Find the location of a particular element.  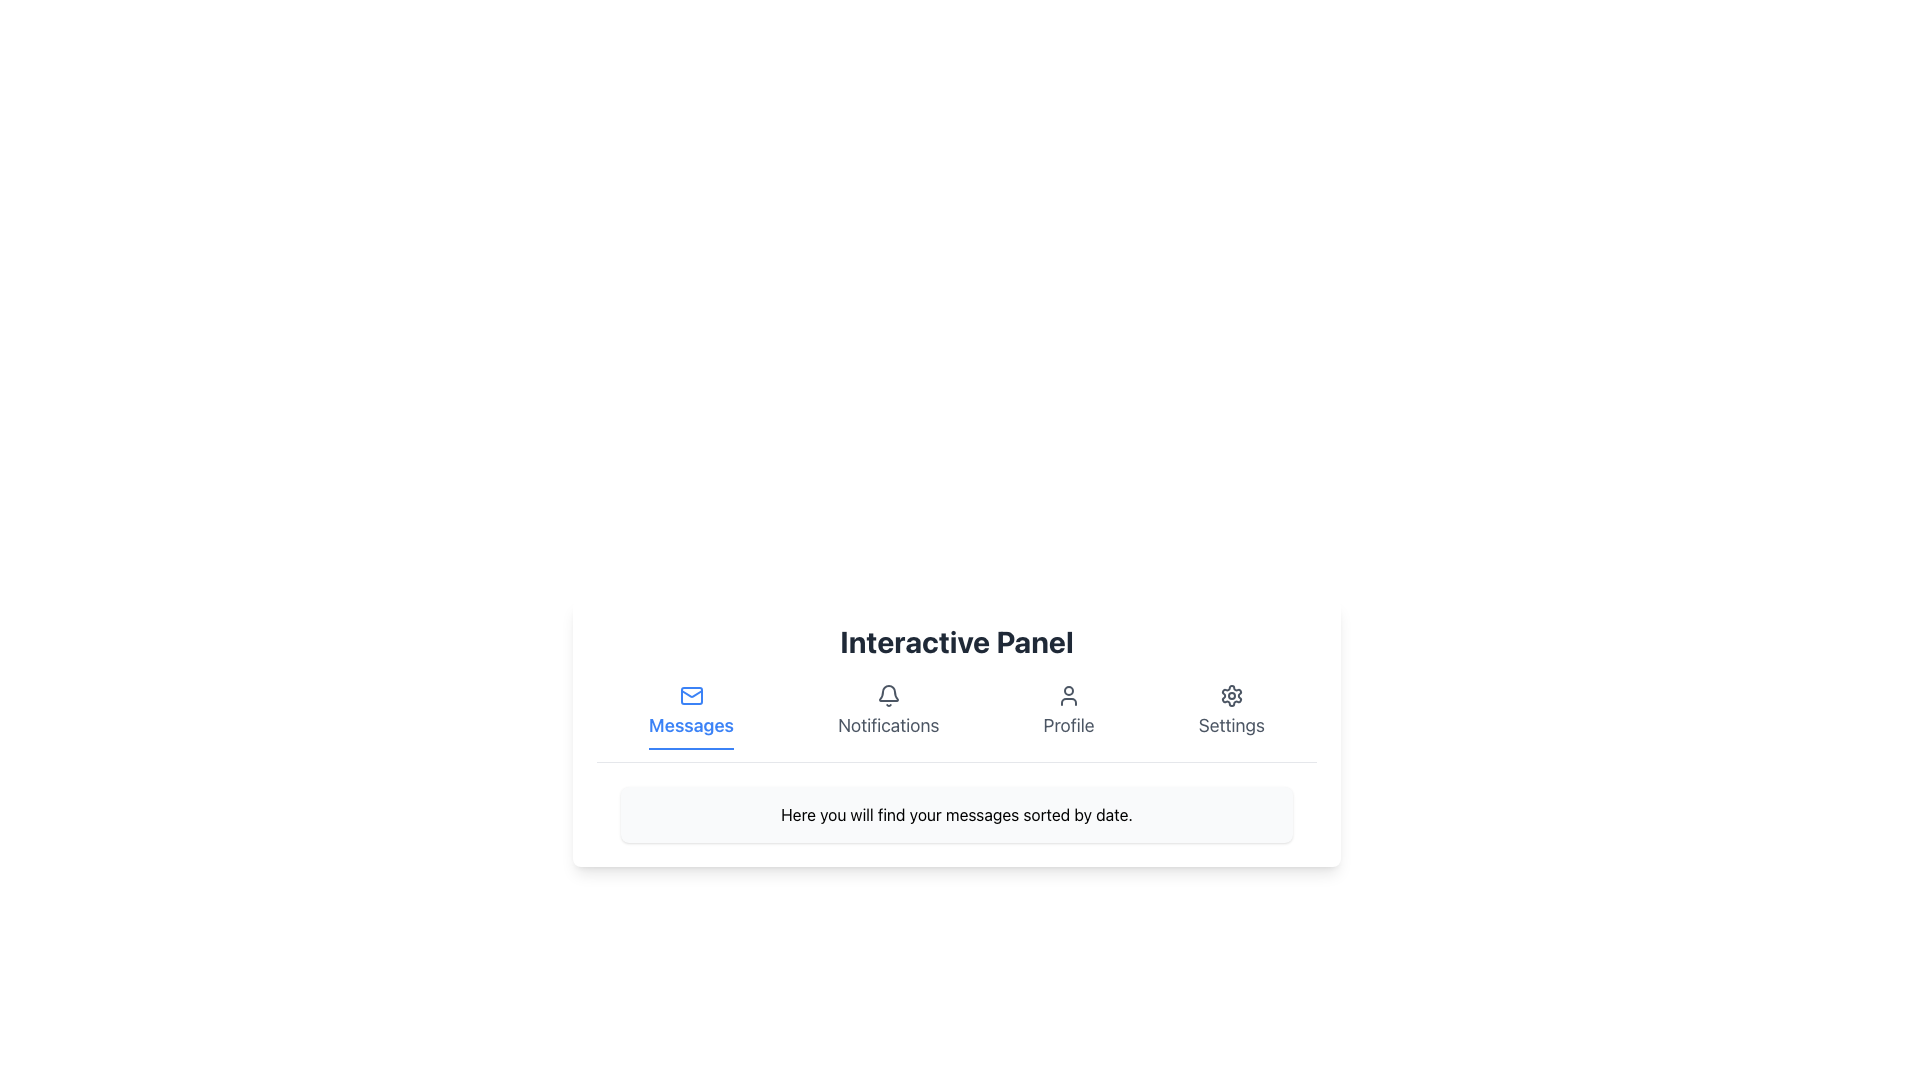

the envelope icon component representing the body of the envelope is located at coordinates (691, 694).